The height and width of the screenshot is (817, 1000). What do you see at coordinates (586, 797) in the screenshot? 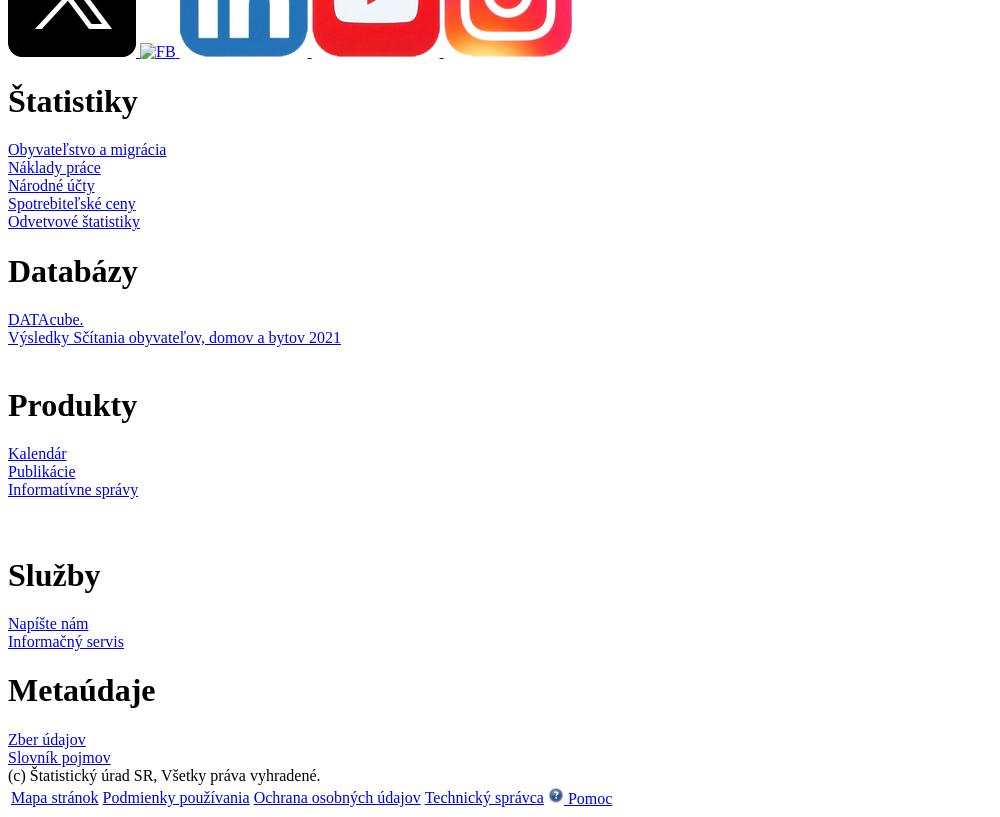
I see `'Pomoc'` at bounding box center [586, 797].